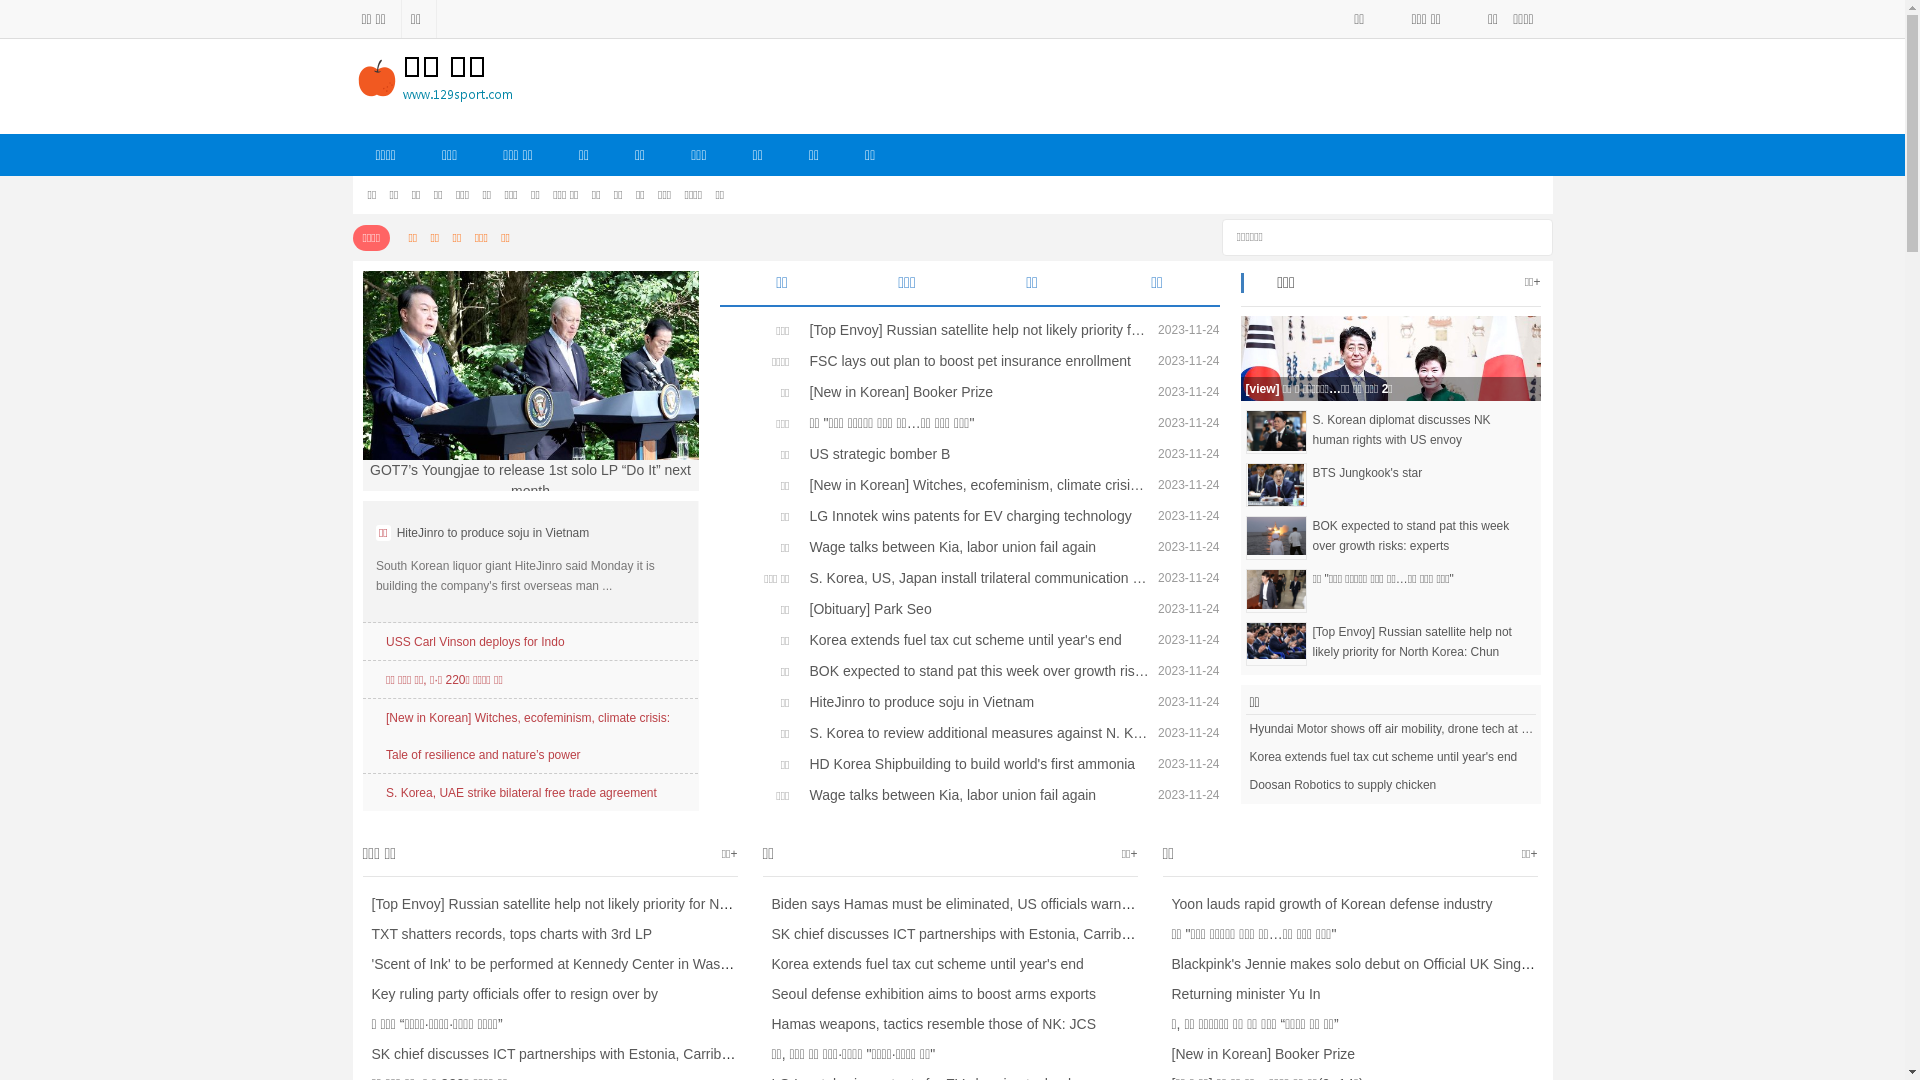 The height and width of the screenshot is (1080, 1920). I want to click on 'Yoon lauds rapid growth of Korean defense industry', so click(1326, 903).